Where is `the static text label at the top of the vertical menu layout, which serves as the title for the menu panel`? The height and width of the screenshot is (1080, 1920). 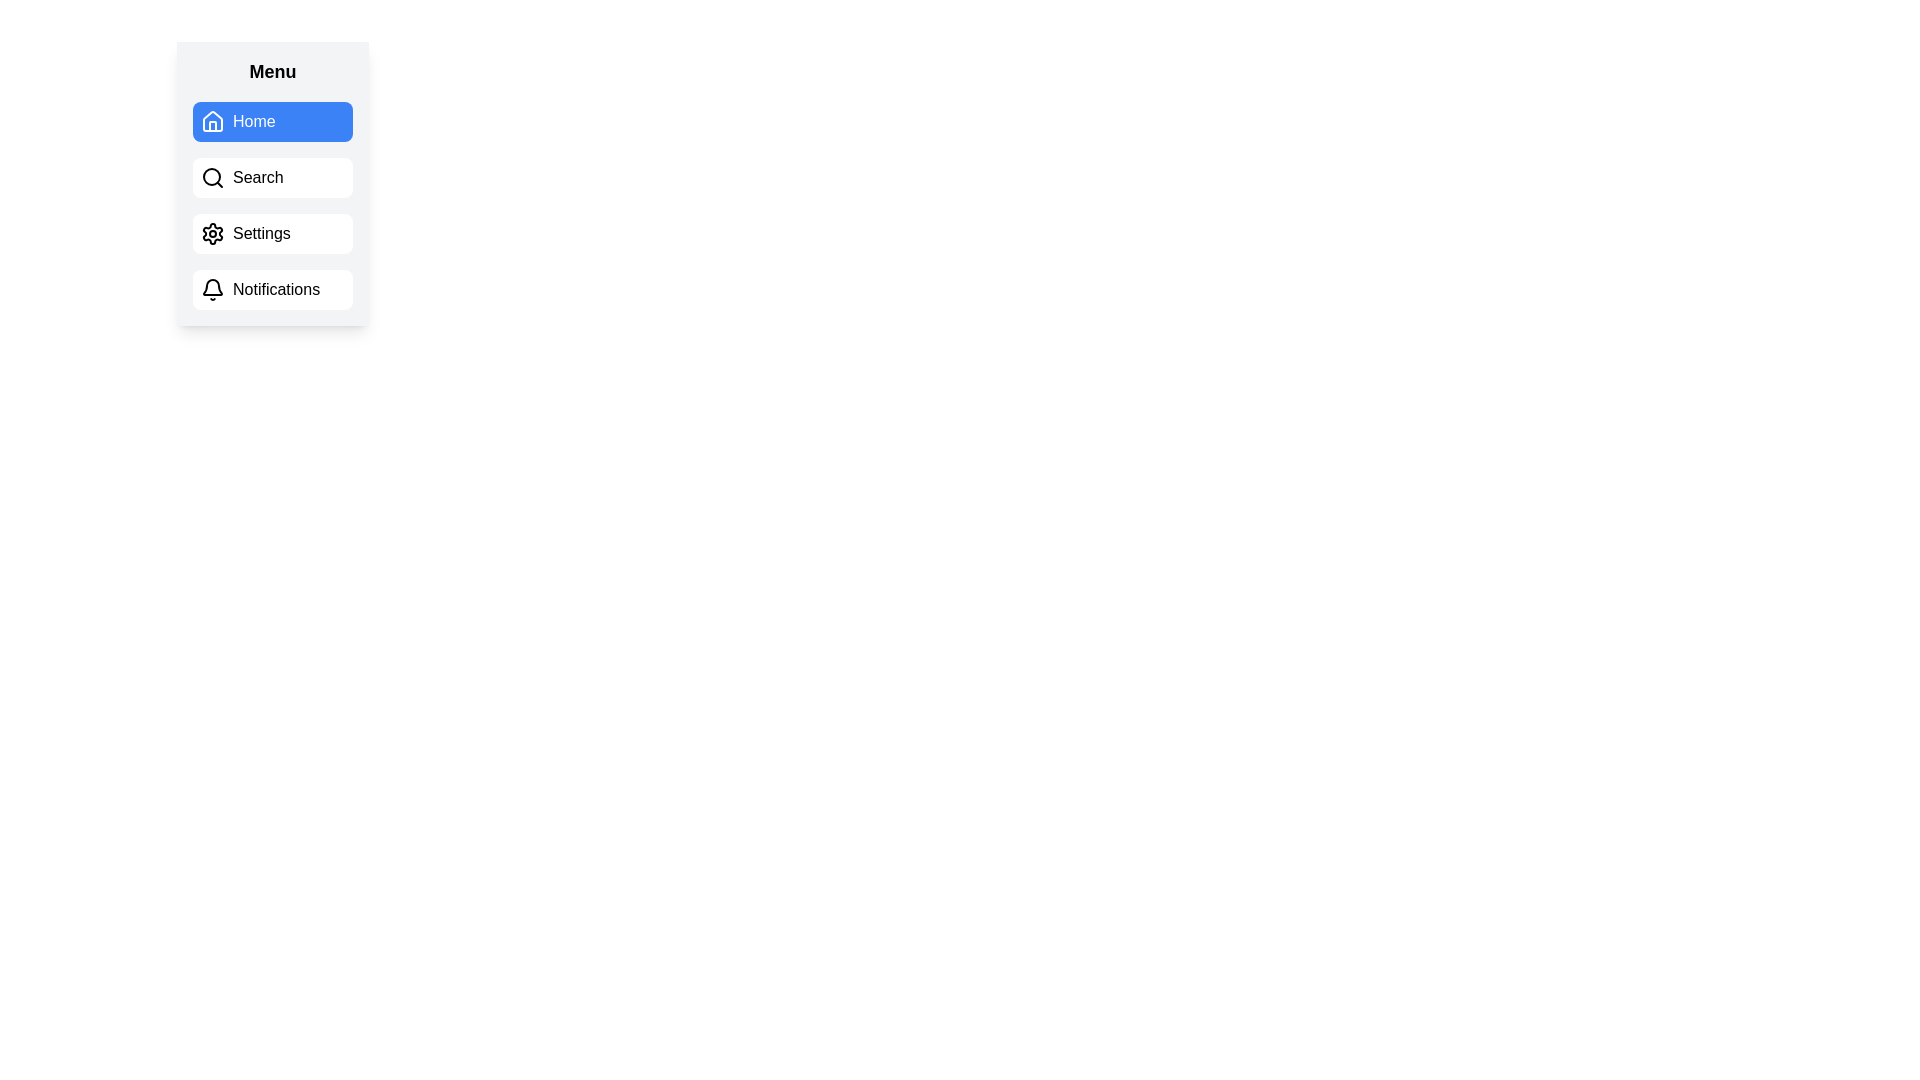 the static text label at the top of the vertical menu layout, which serves as the title for the menu panel is located at coordinates (272, 71).